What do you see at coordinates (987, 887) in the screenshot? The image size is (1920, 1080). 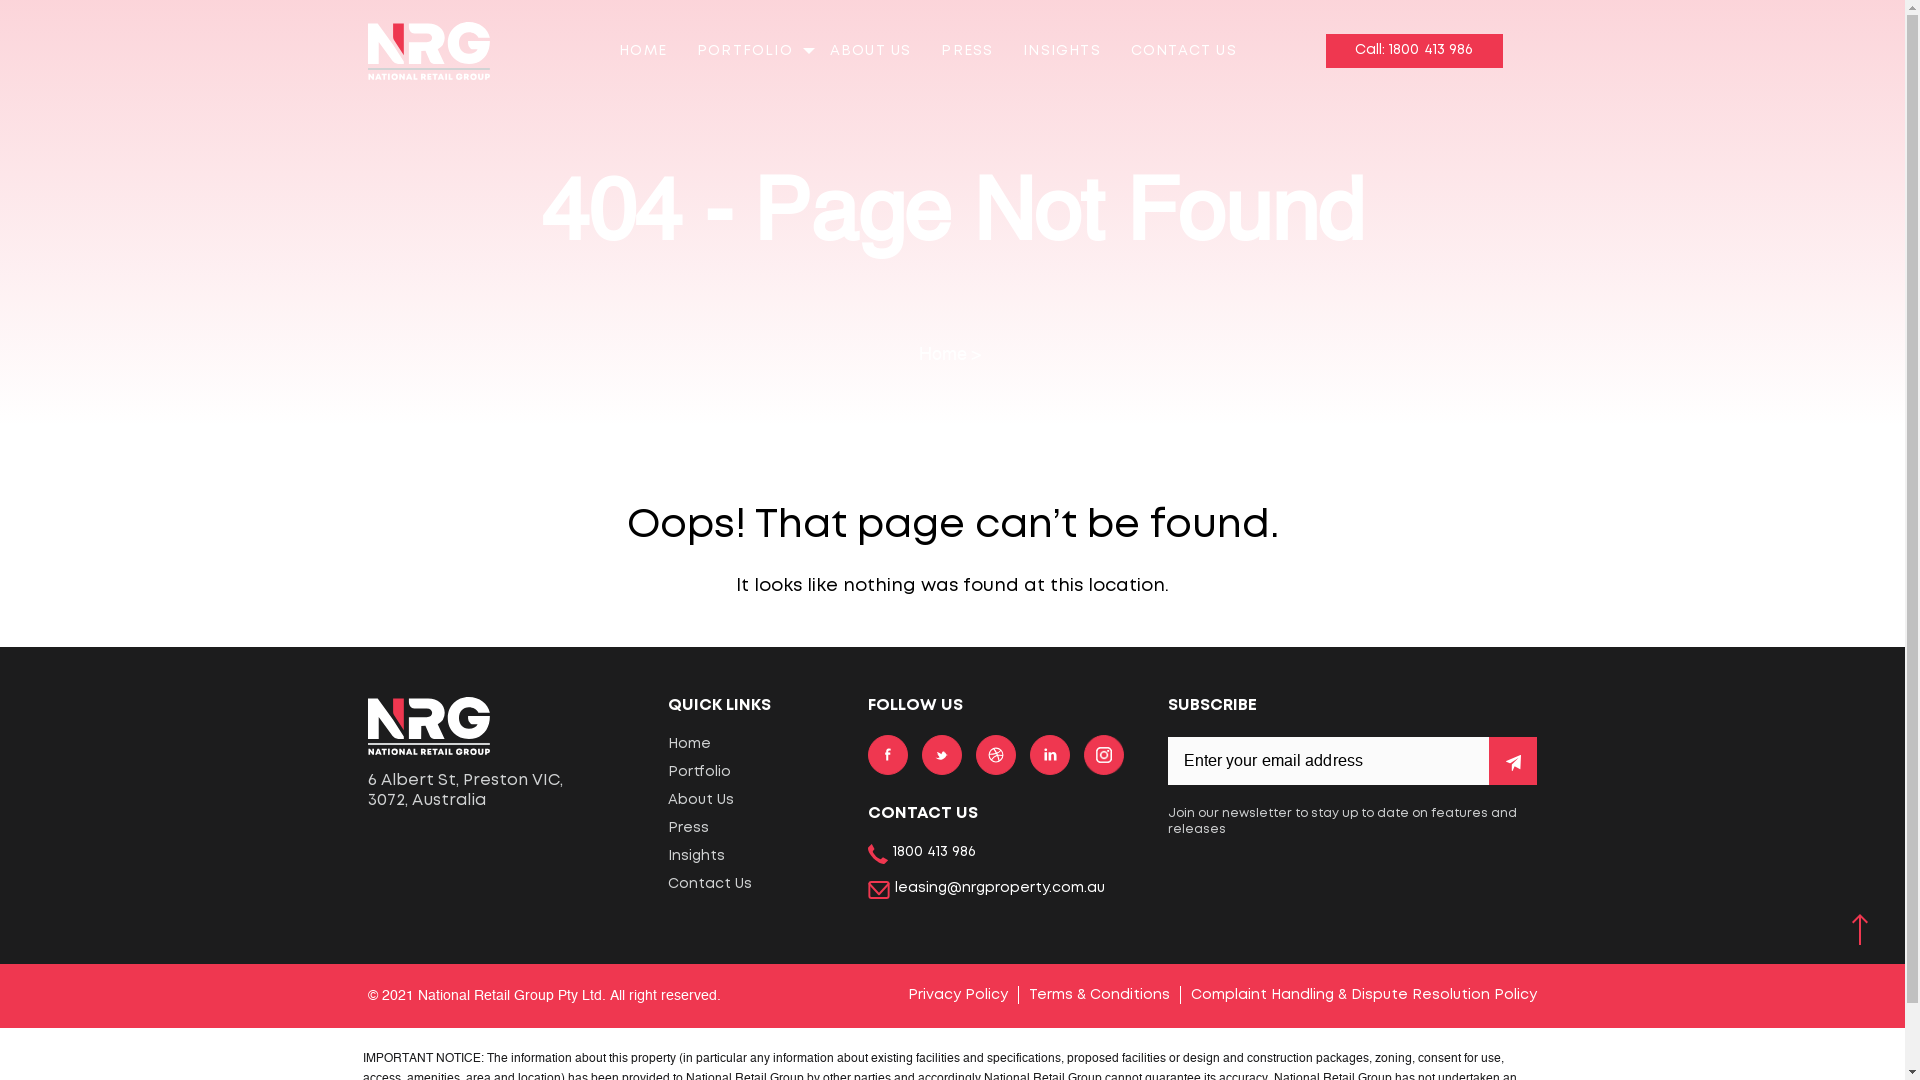 I see `'leasing@nrgproperty.com.au'` at bounding box center [987, 887].